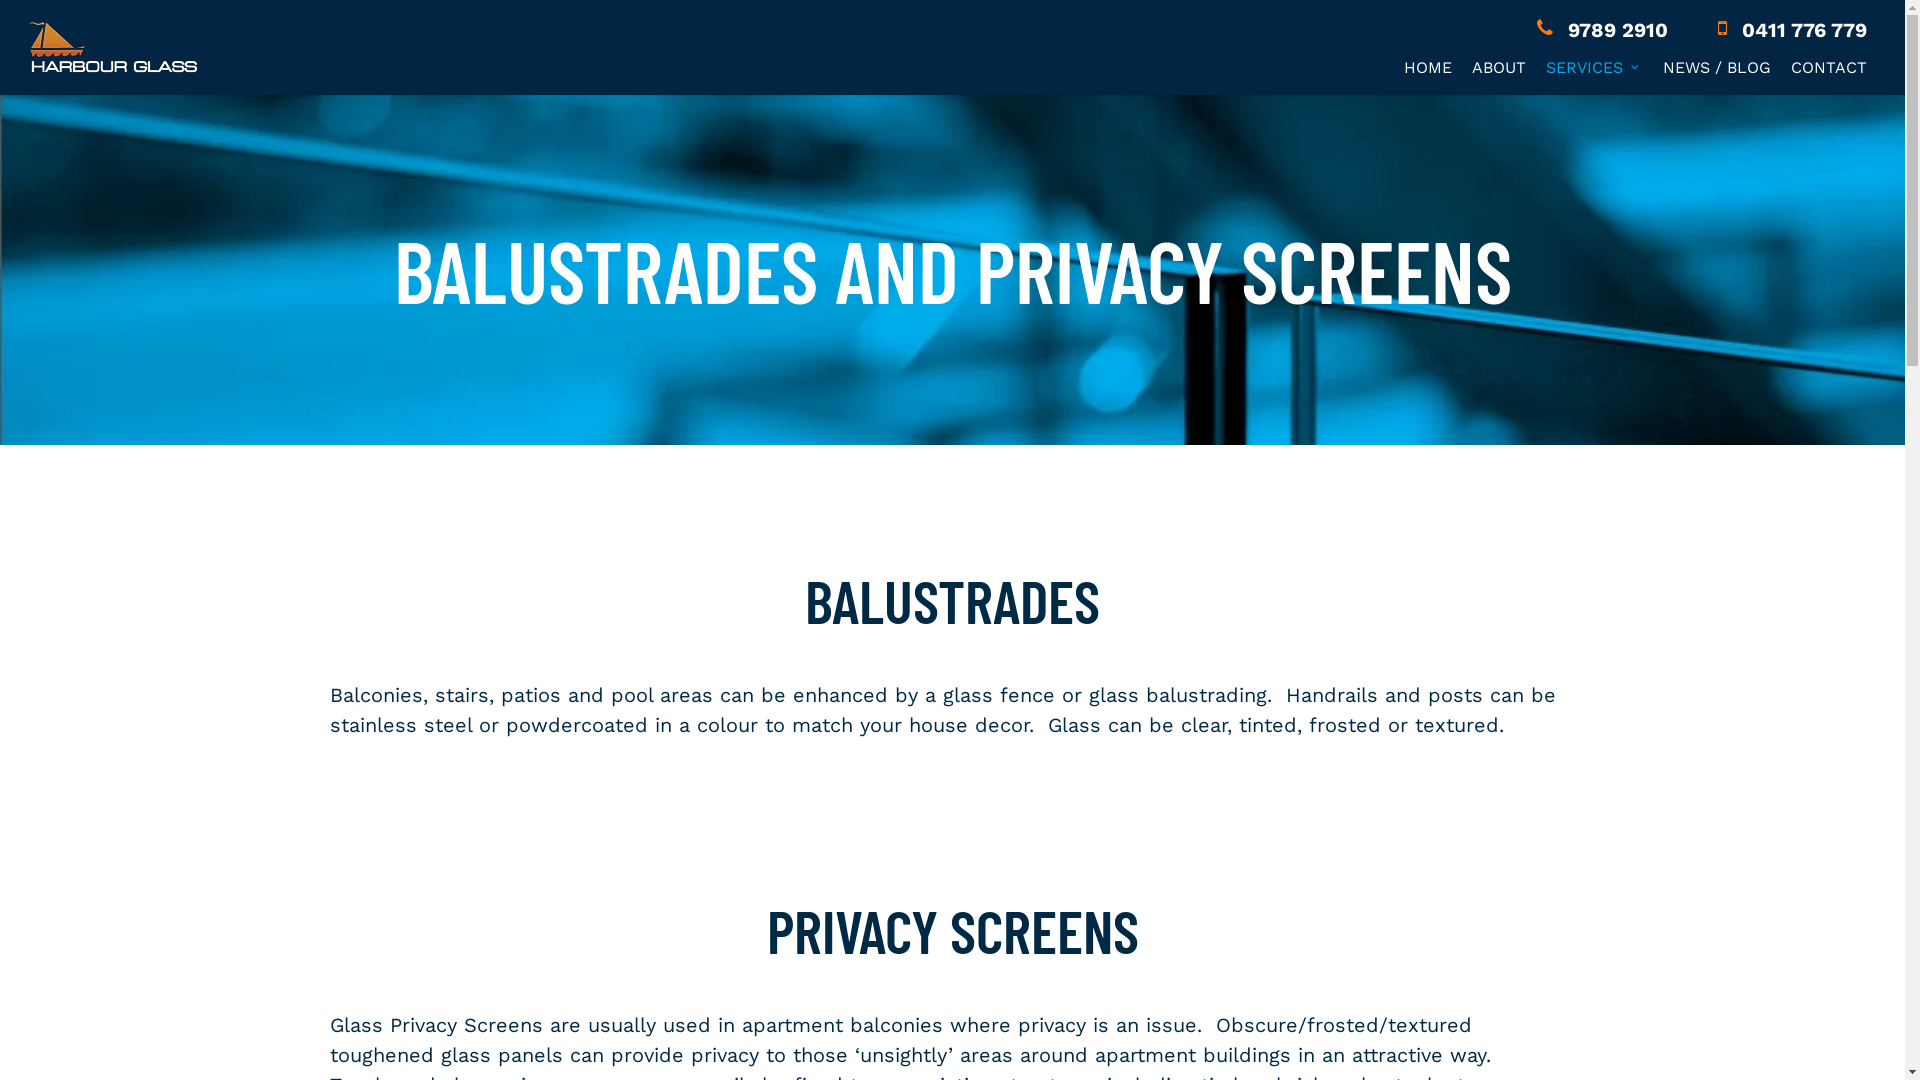  What do you see at coordinates (1602, 29) in the screenshot?
I see `'9789 2910'` at bounding box center [1602, 29].